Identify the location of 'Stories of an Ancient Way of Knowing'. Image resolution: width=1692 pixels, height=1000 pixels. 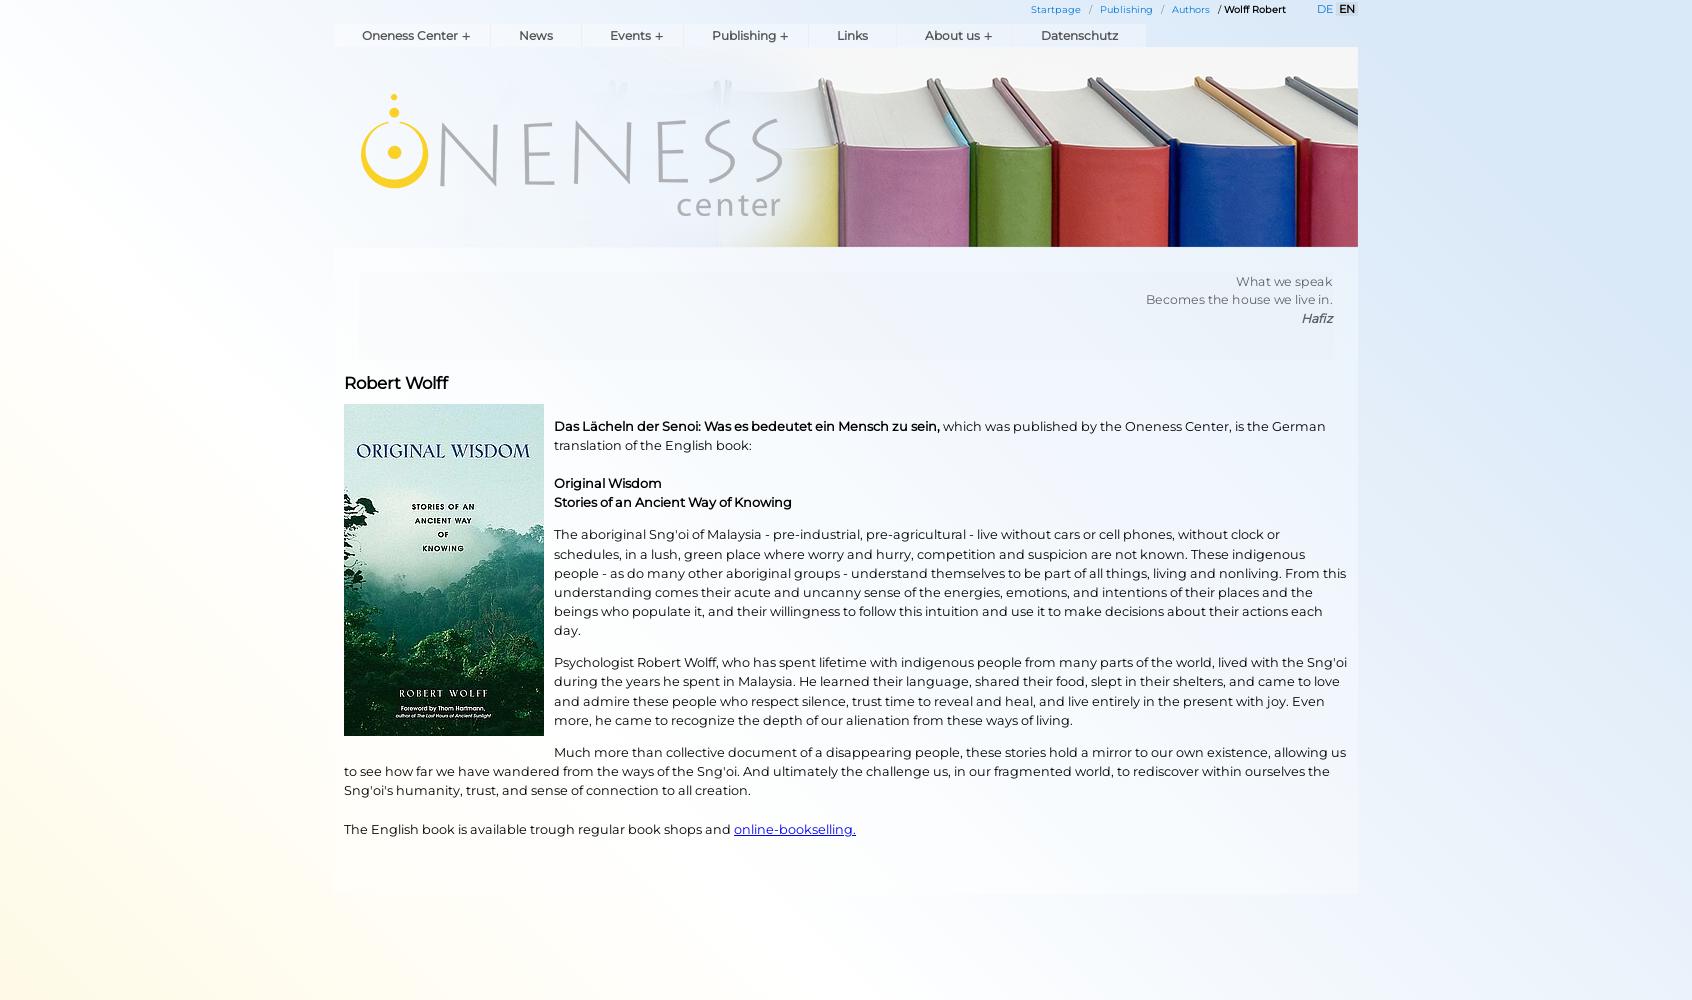
(673, 502).